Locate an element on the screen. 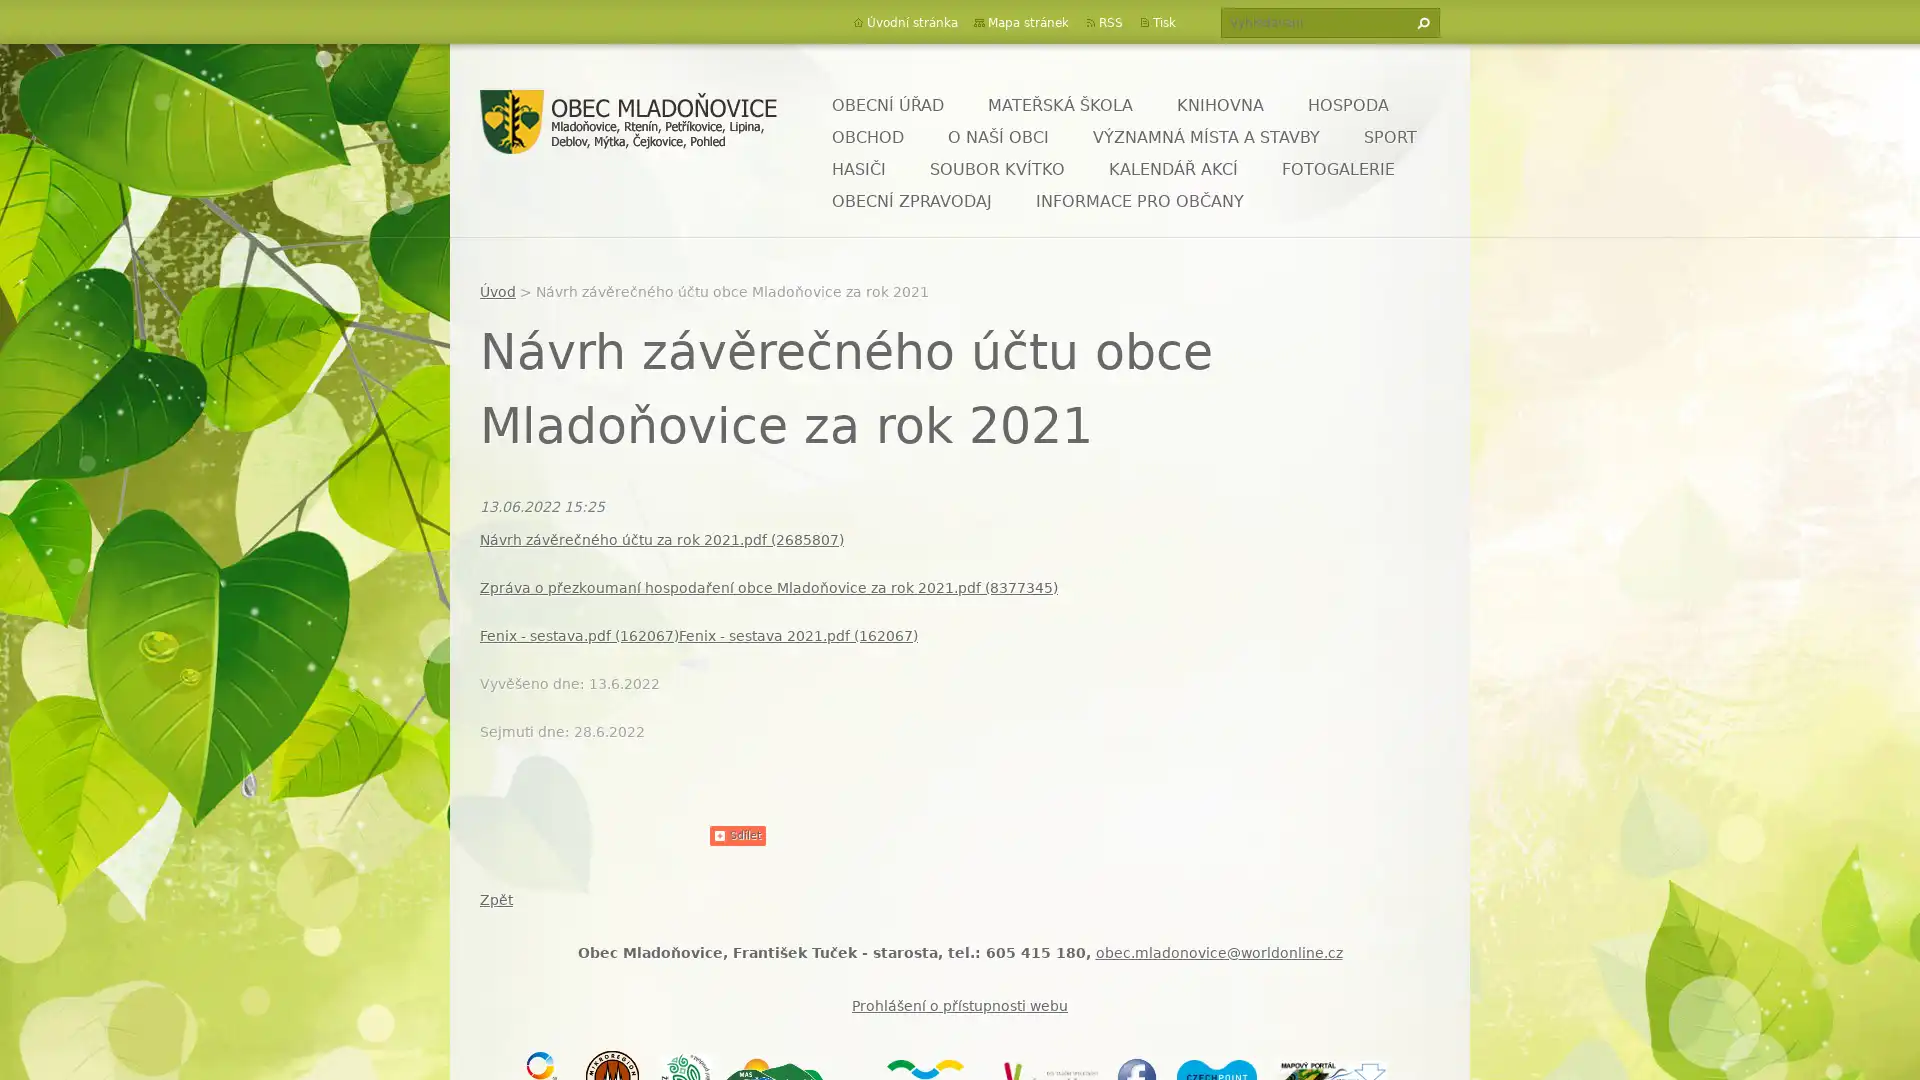  Hledat is located at coordinates (1419, 23).